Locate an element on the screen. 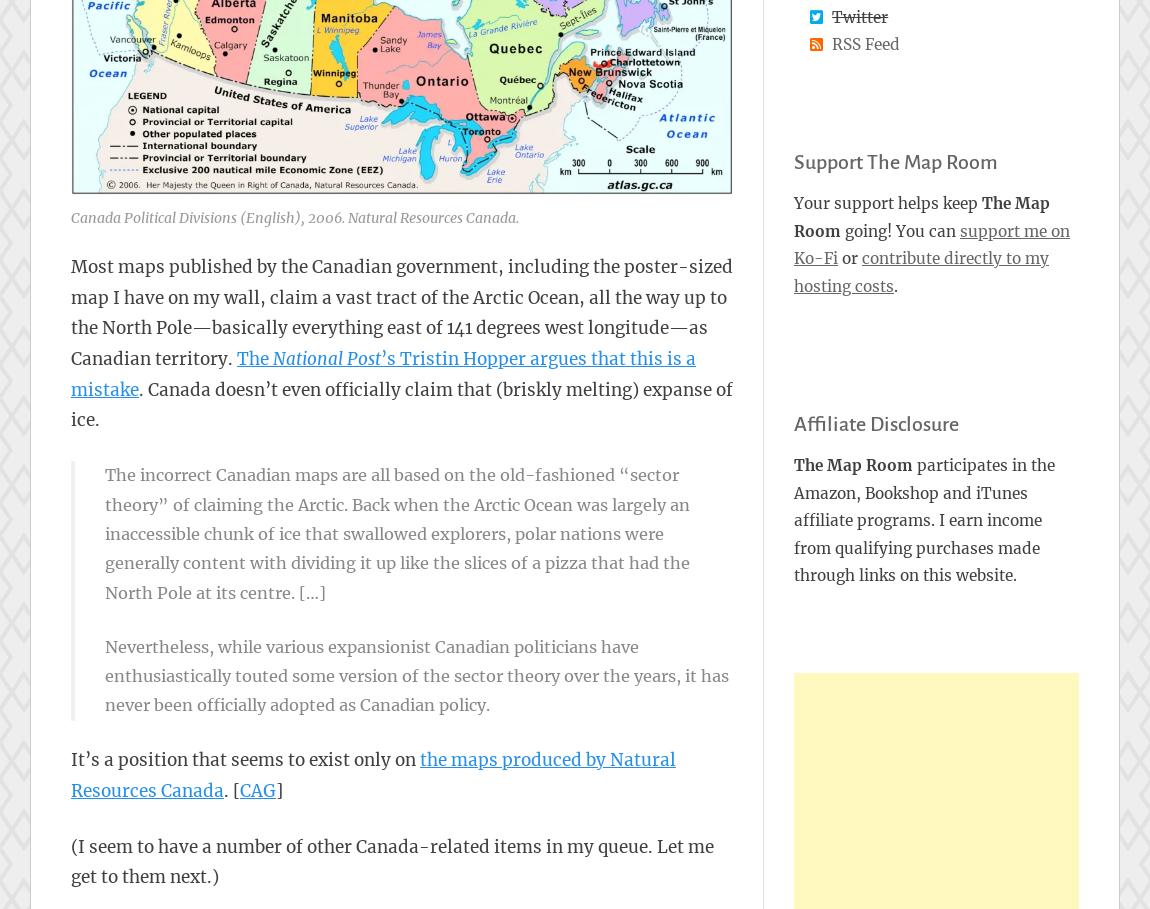 This screenshot has height=909, width=1150. 'going! You can' is located at coordinates (839, 229).